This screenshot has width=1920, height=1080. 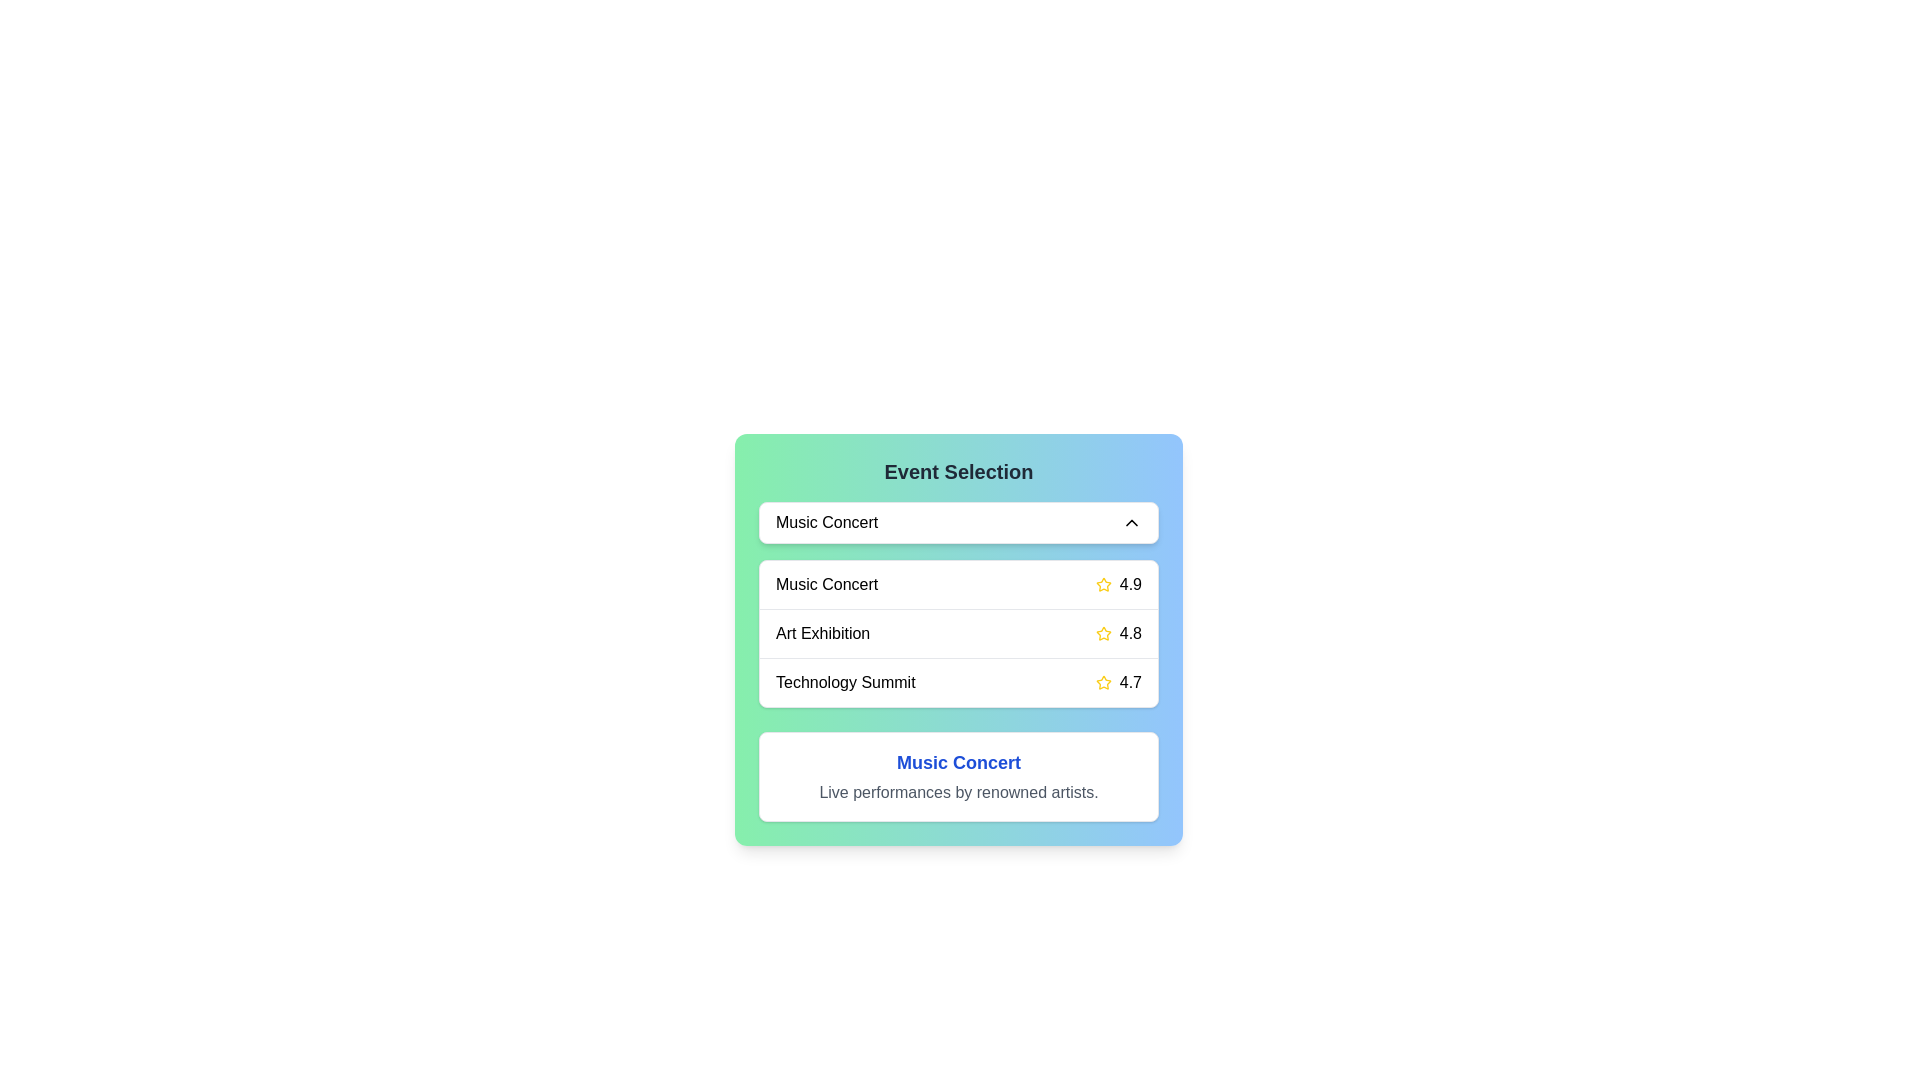 I want to click on the 'Music Concert' text label in the dropdown menu indicating the currently selected category, so click(x=827, y=522).